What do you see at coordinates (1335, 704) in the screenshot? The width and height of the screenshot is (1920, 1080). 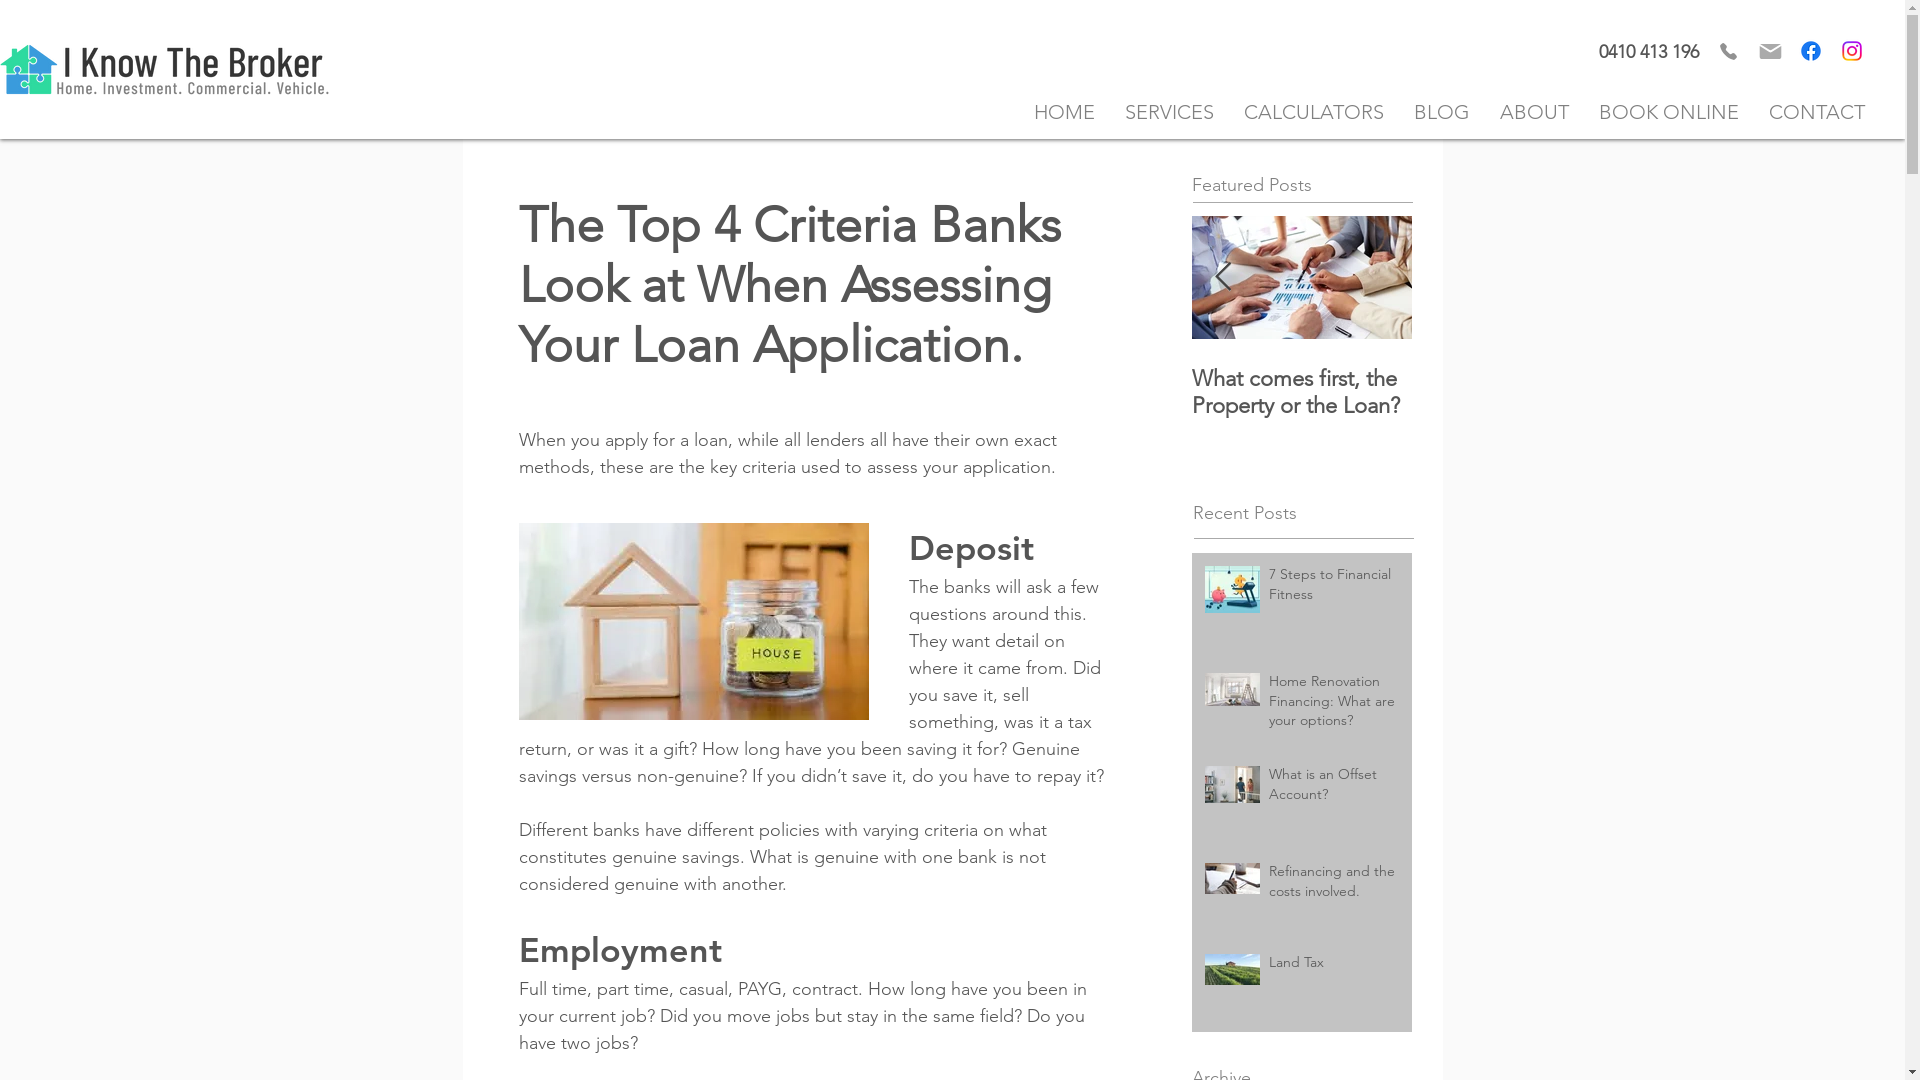 I see `'Home Renovation Financing: What are your options?'` at bounding box center [1335, 704].